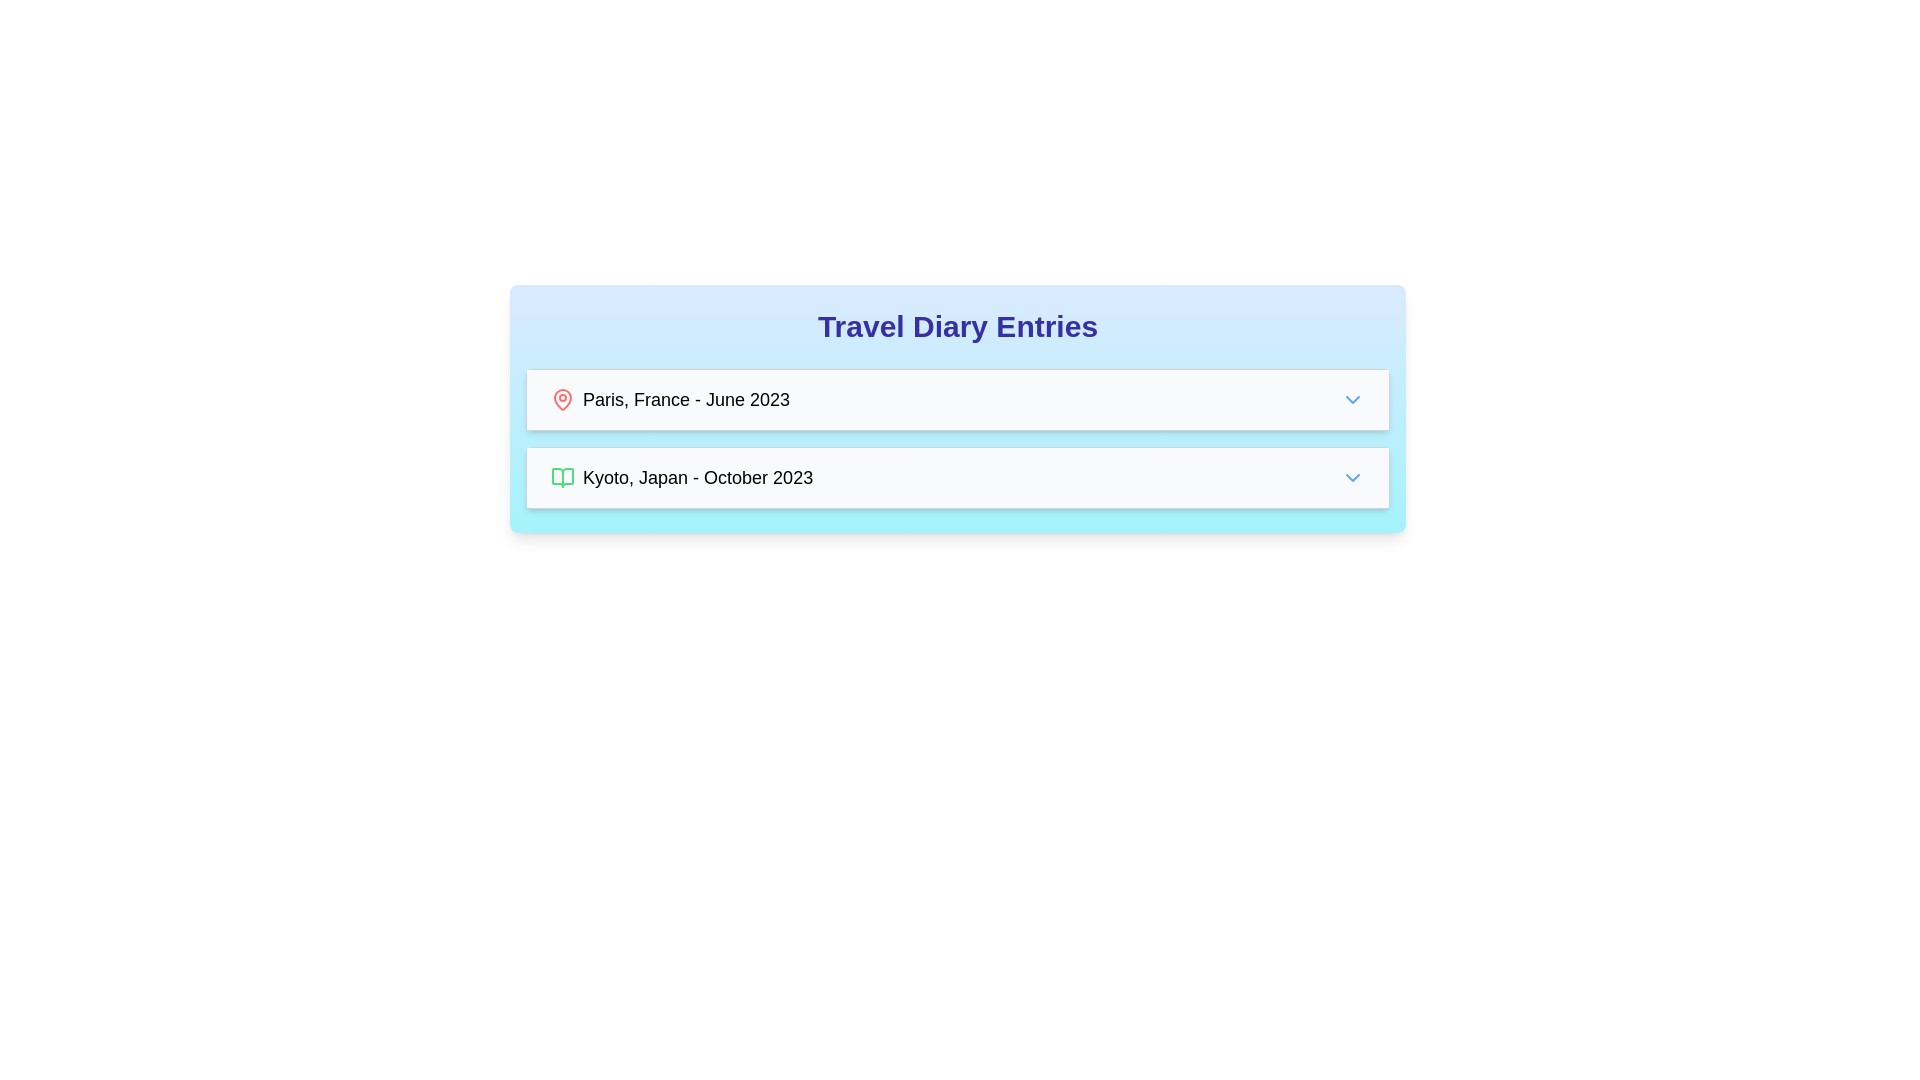  Describe the element at coordinates (561, 398) in the screenshot. I see `the red map pin icon located adjacent to the text 'Paris, France - June 2023' in the first row of the 'Travel Diary Entries' section` at that location.